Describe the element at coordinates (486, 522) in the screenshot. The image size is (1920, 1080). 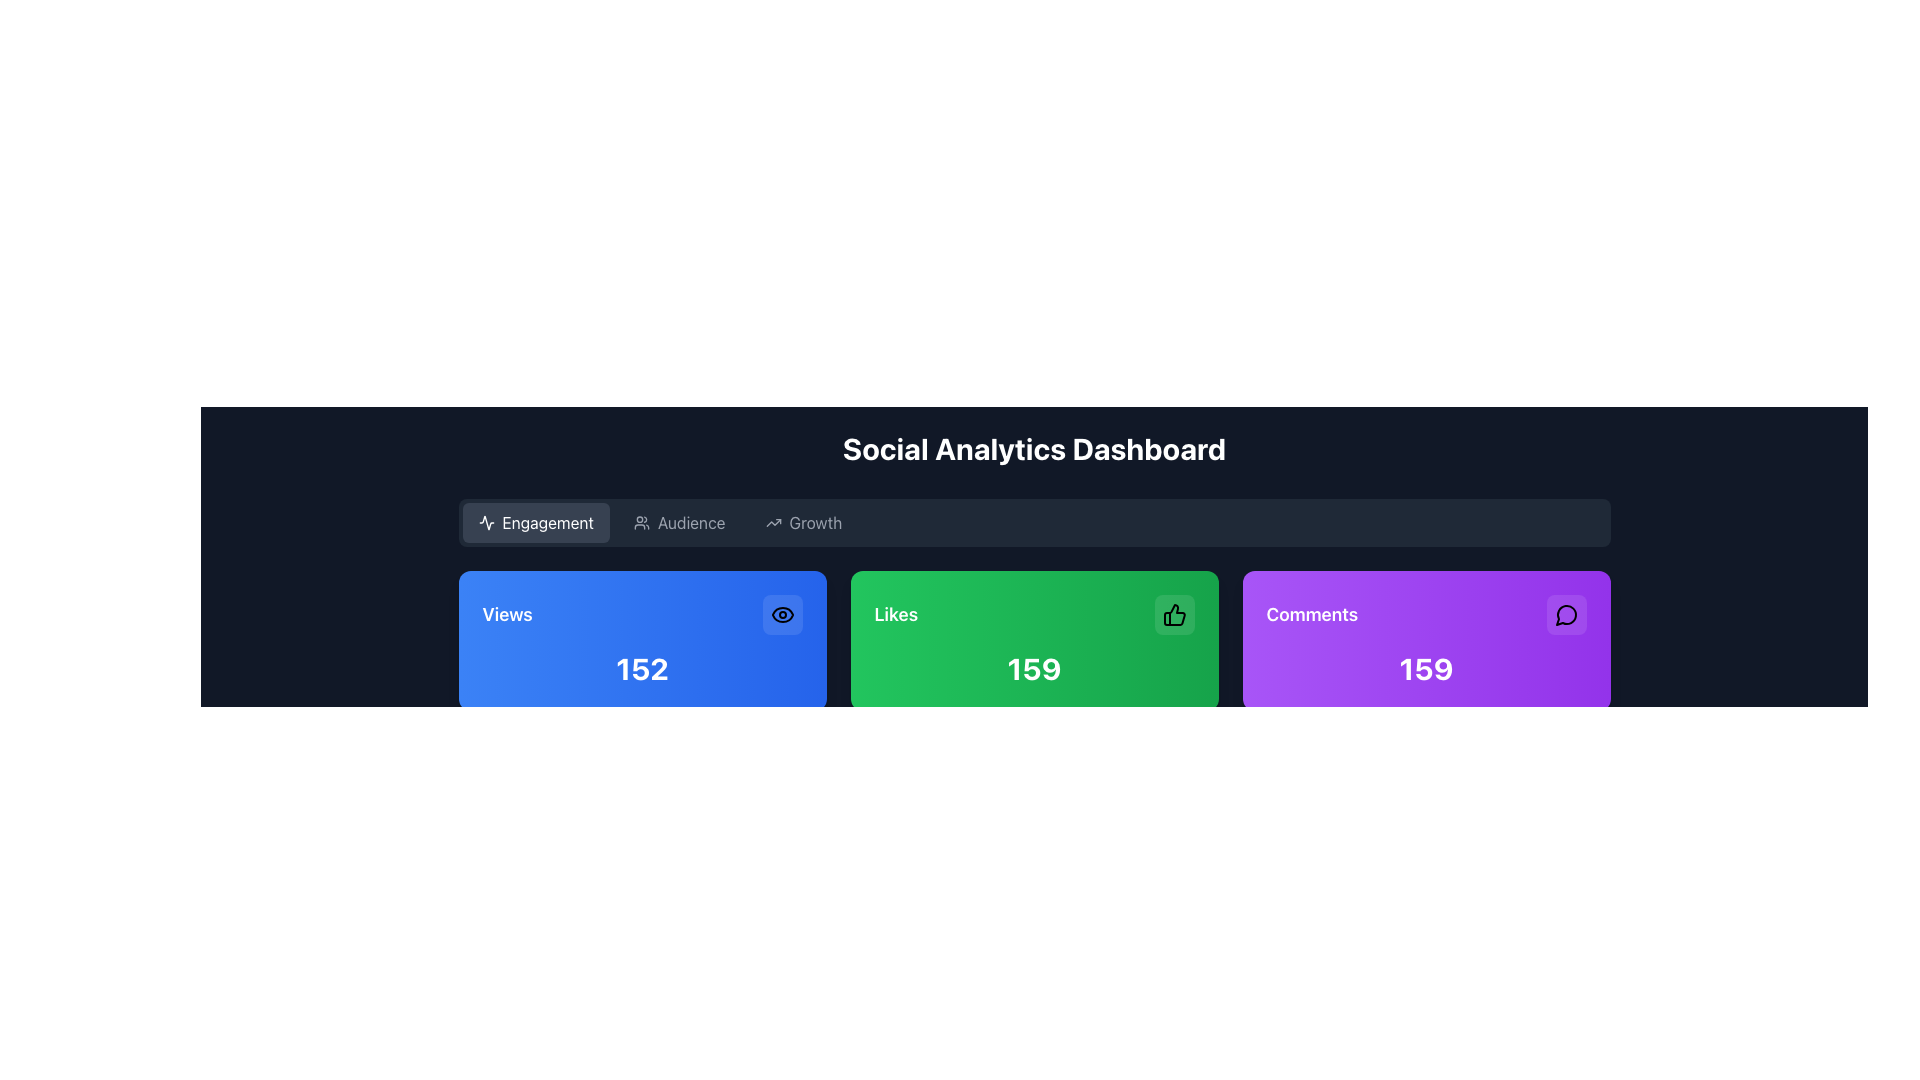
I see `the small waveform icon within the 'Engagement' button, which is located on the left side of the navigation bar` at that location.